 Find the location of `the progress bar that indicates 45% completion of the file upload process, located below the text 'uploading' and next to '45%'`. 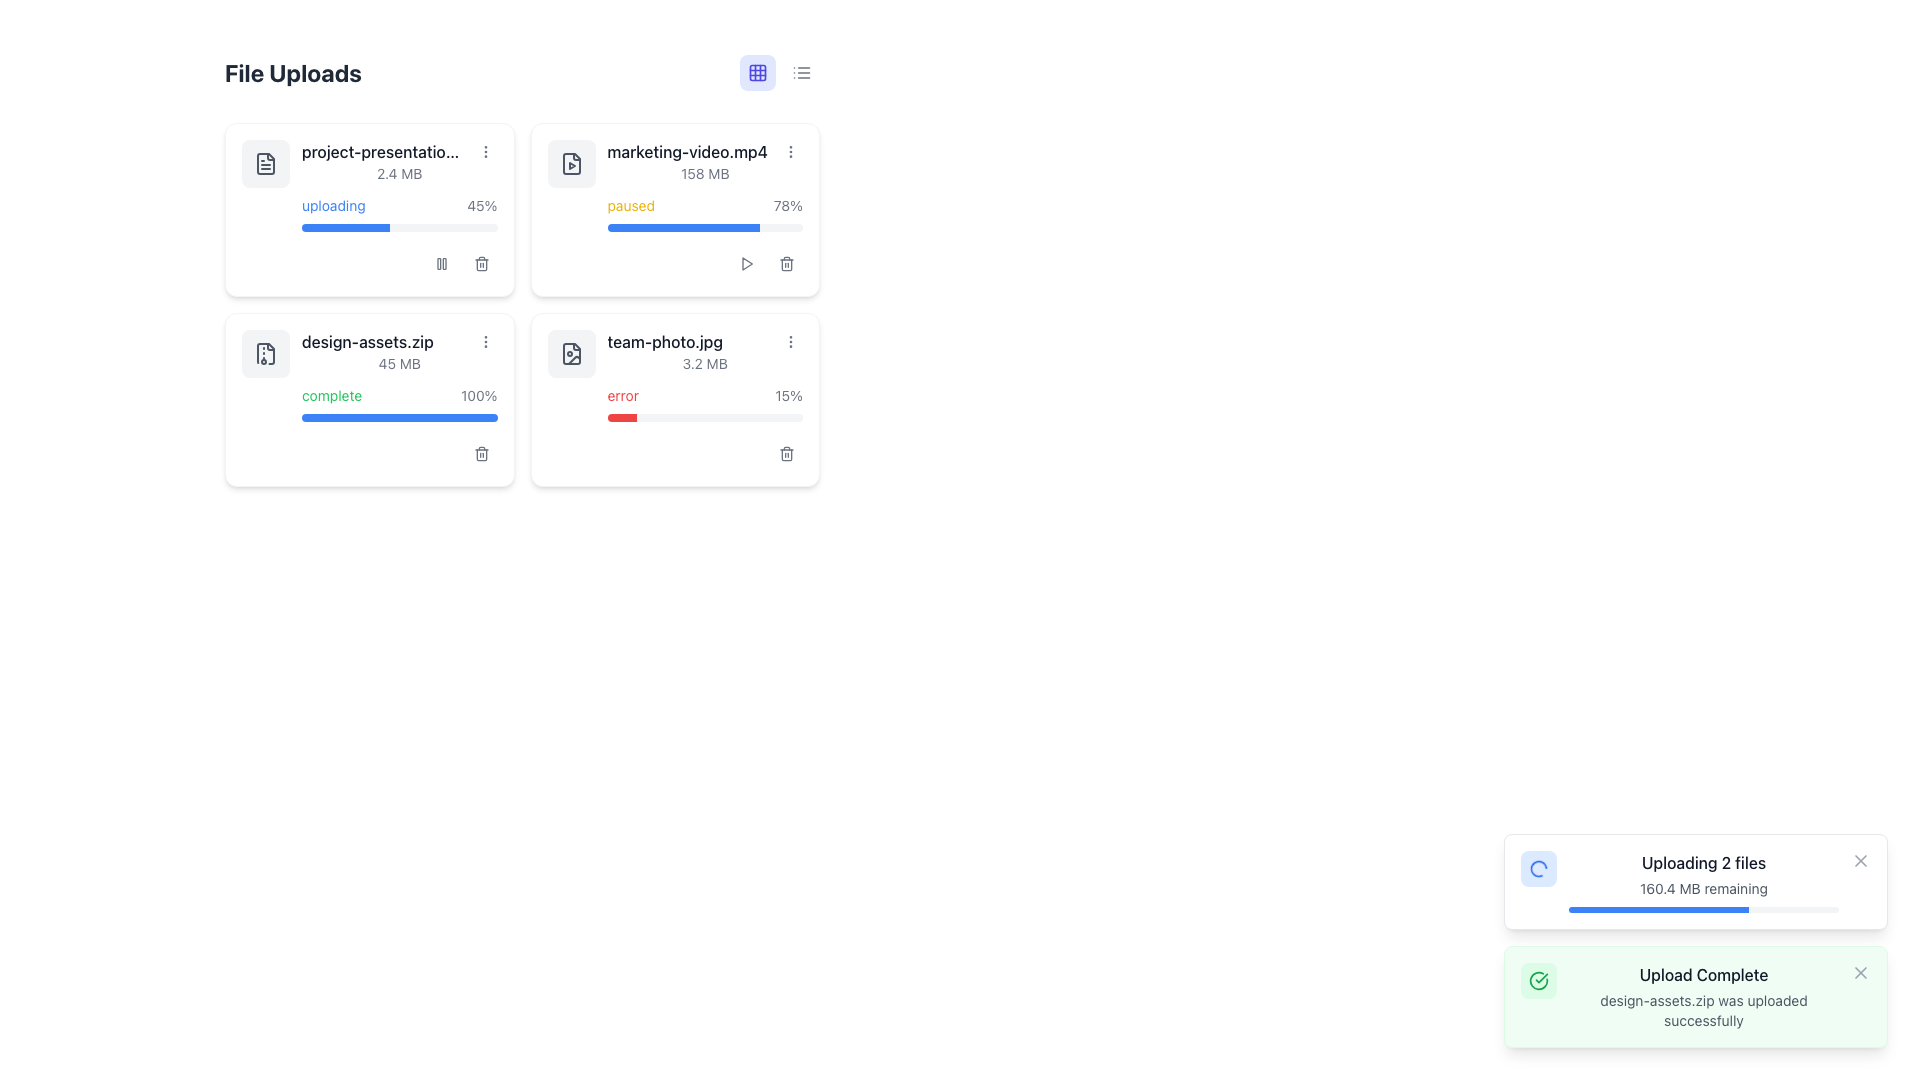

the progress bar that indicates 45% completion of the file upload process, located below the text 'uploading' and next to '45%' is located at coordinates (345, 226).